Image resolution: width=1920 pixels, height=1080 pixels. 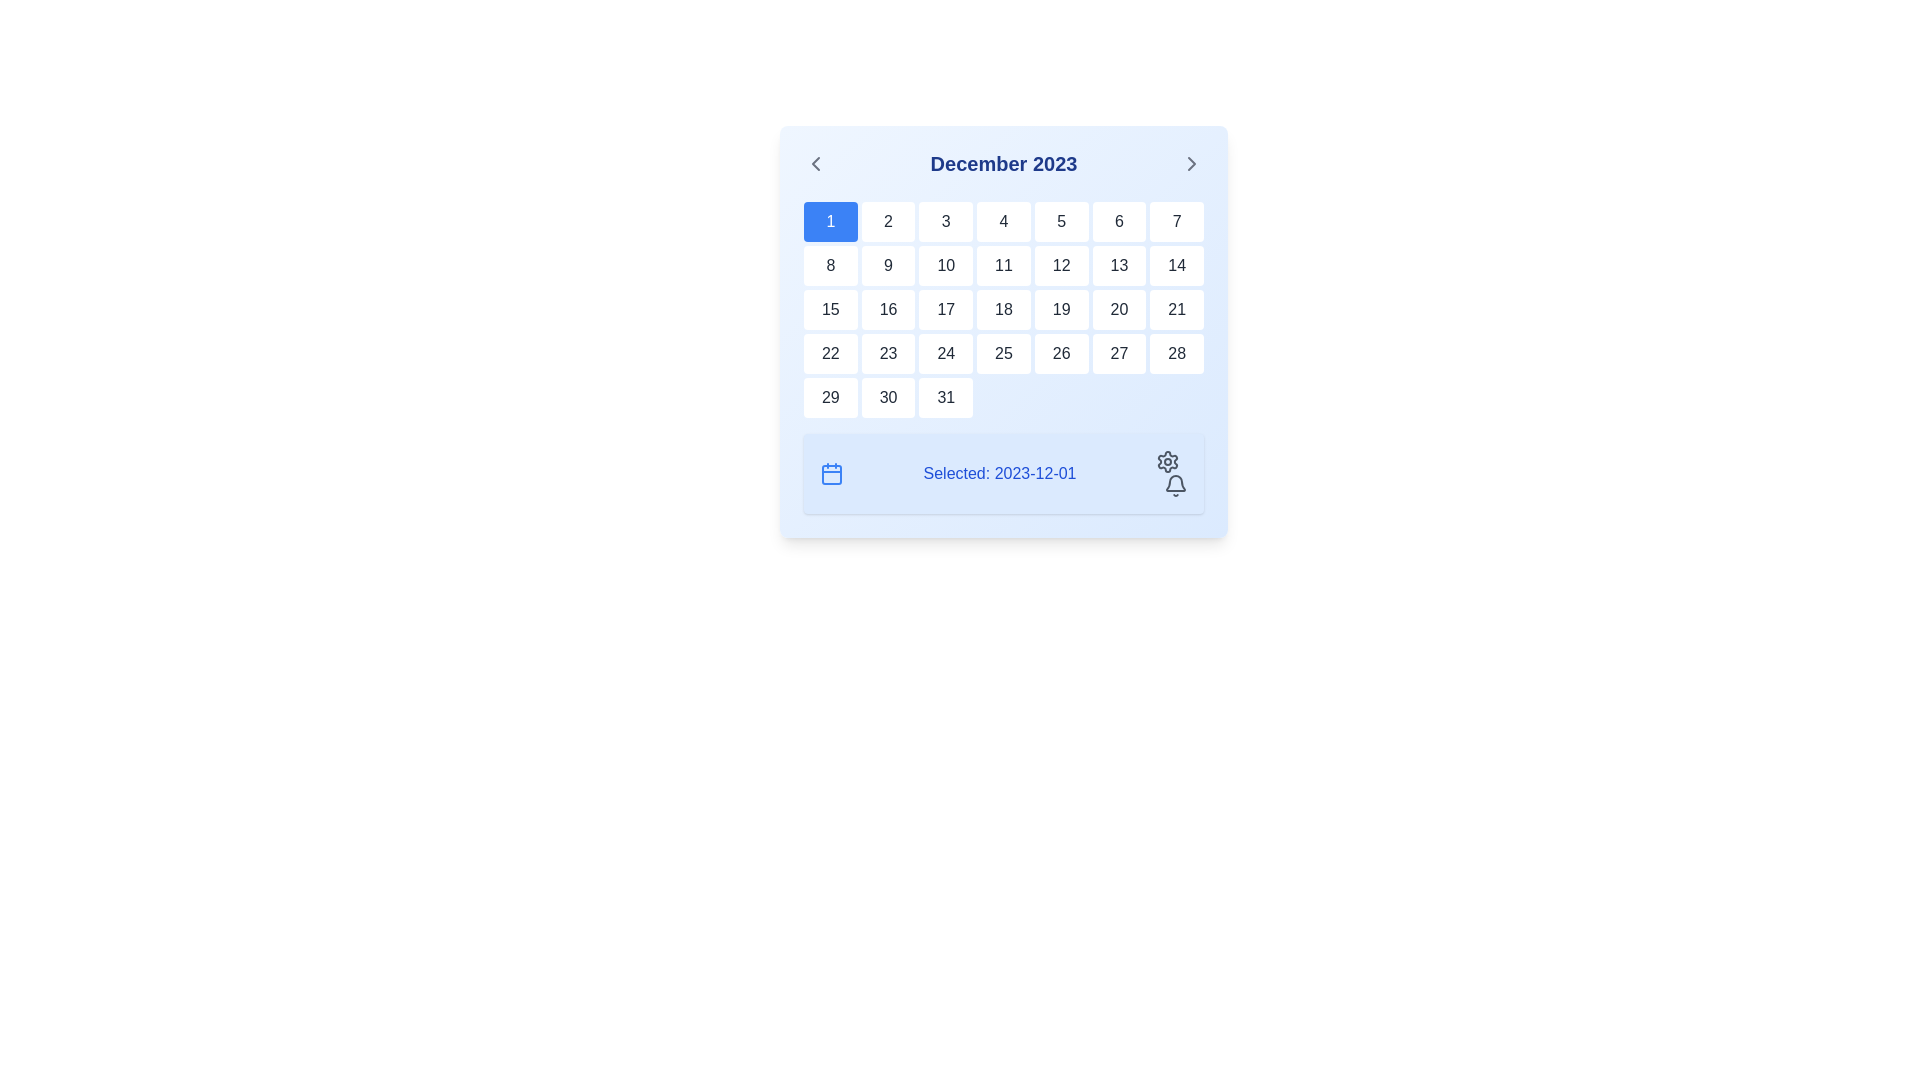 I want to click on the button representing day '5' in the calendar grid, so click(x=1060, y=222).